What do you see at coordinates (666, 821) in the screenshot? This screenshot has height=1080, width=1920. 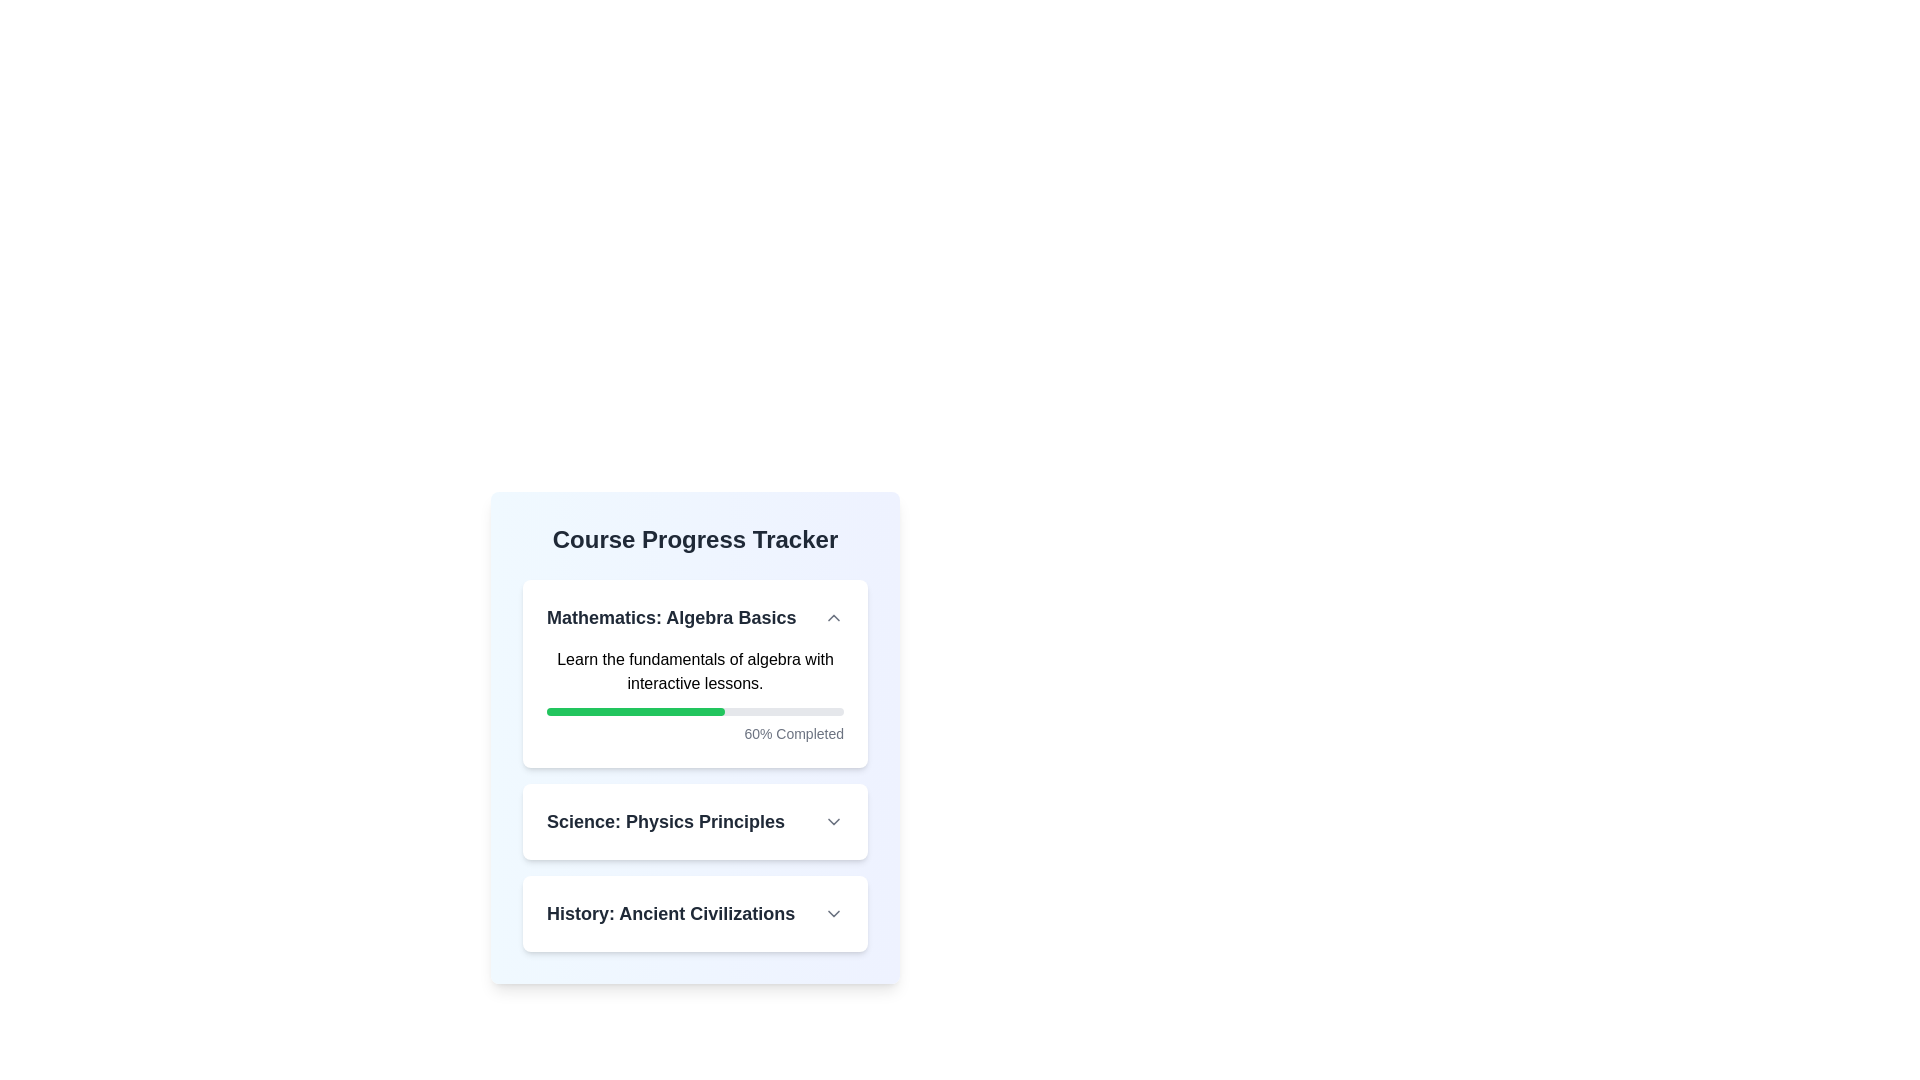 I see `text element that serves as the title for the 'Science: Physics Principles' section, which is positioned between the 'Mathematics: Algebra Basics' and 'History: Ancient Civilizations' sections in the 'Course Progress Tracker' interface` at bounding box center [666, 821].